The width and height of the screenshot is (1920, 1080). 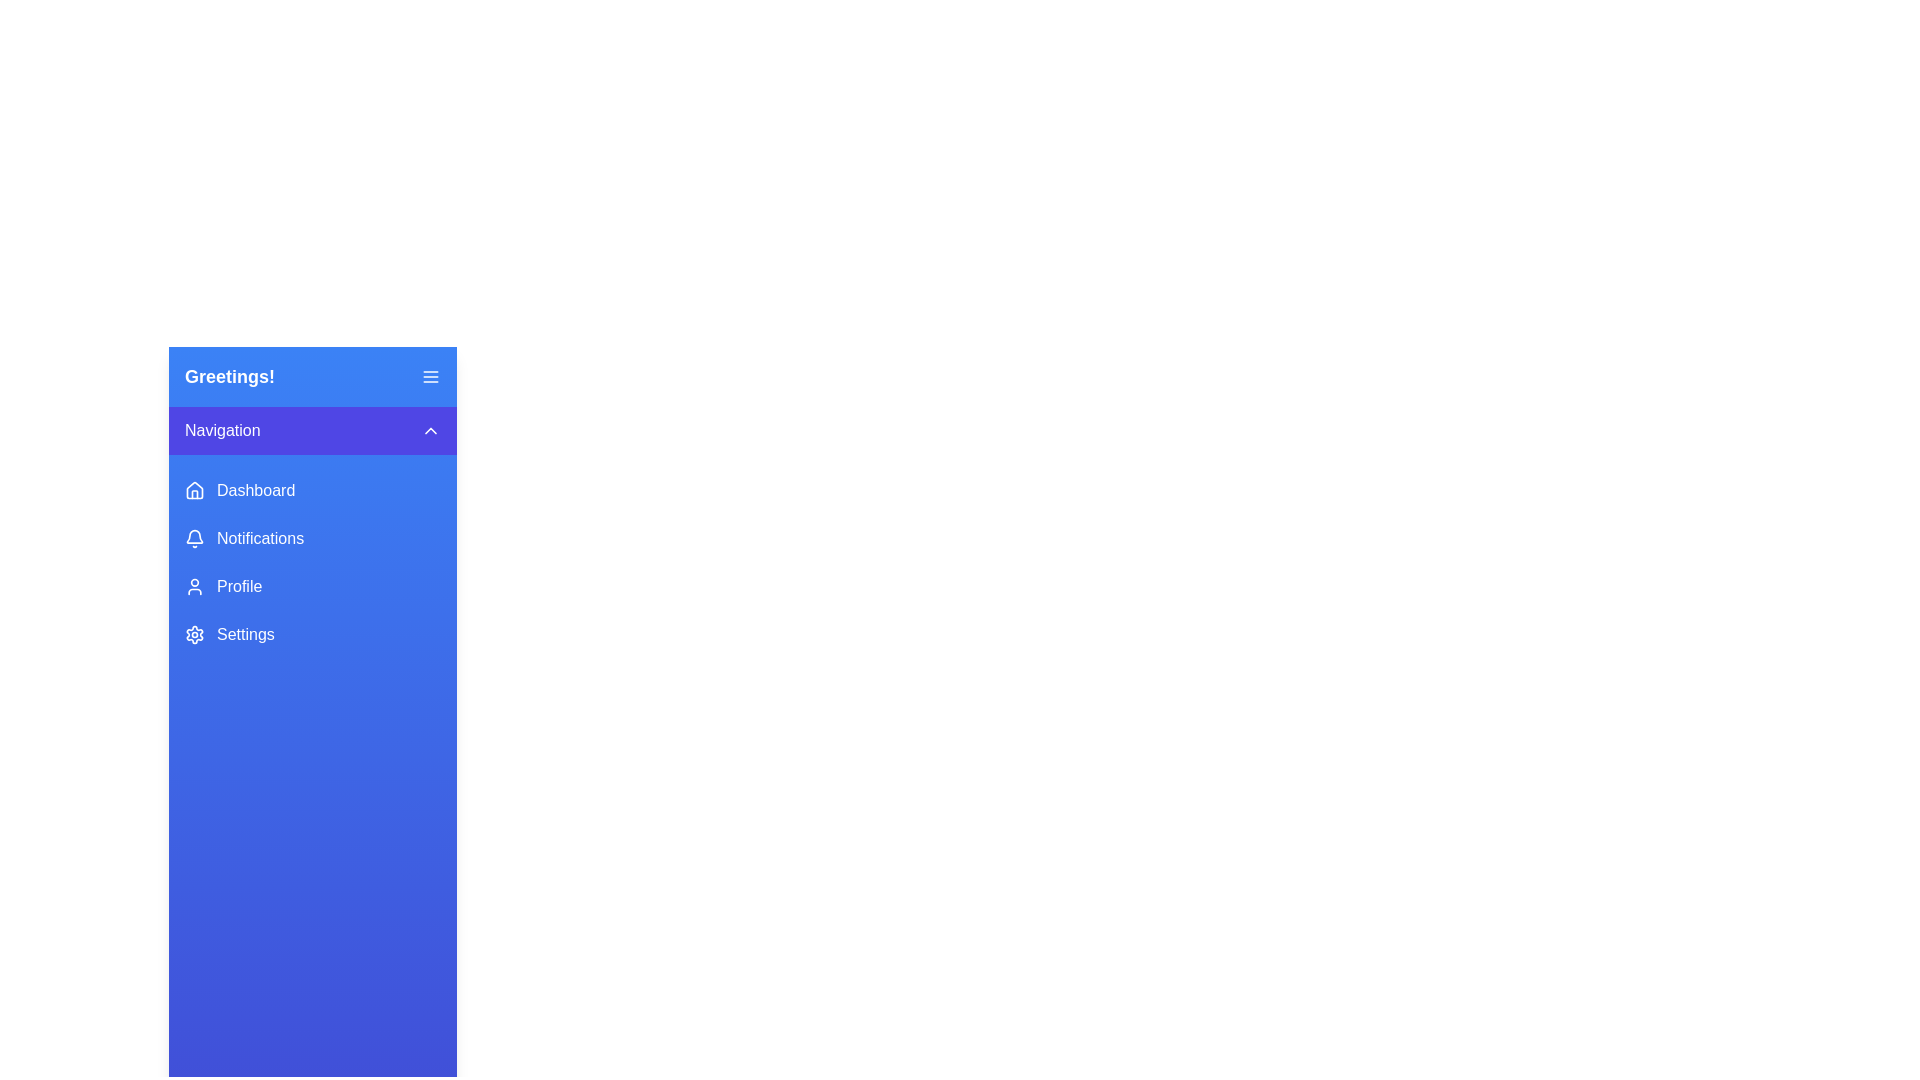 I want to click on the notification bell icon located in the middle of the sidebar panel, so click(x=195, y=535).